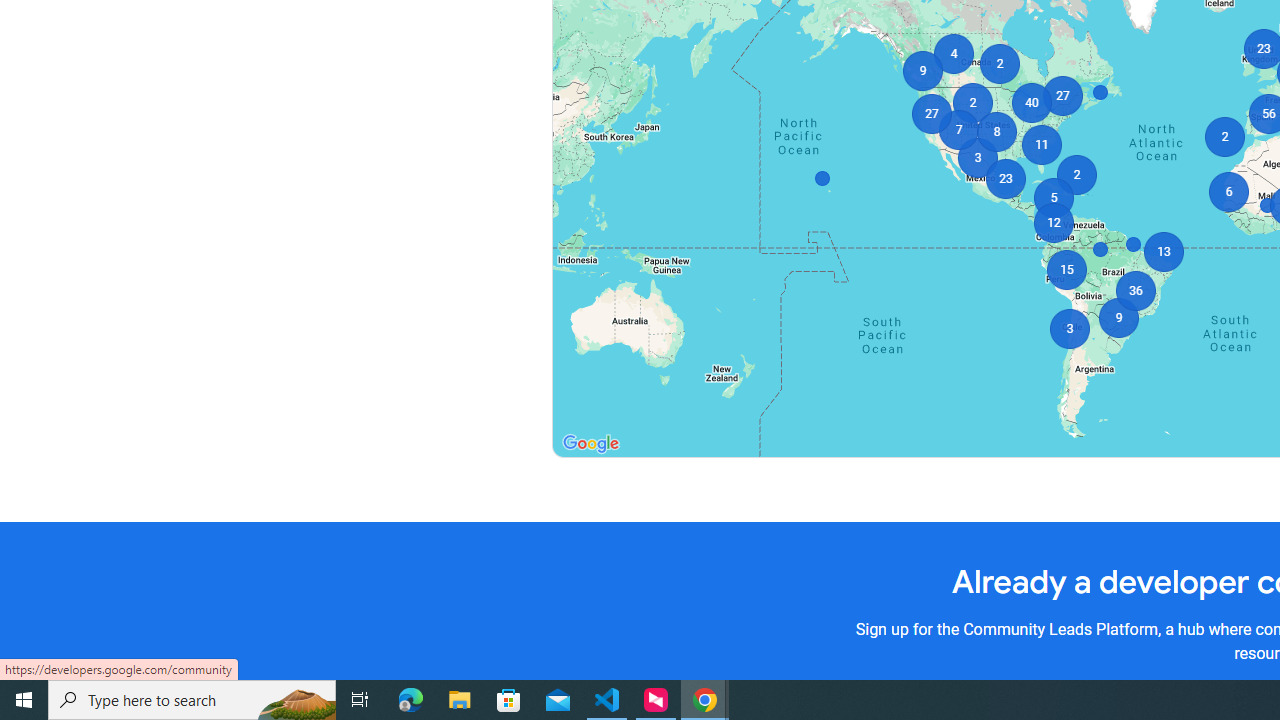 The width and height of the screenshot is (1280, 720). I want to click on '27', so click(1061, 96).